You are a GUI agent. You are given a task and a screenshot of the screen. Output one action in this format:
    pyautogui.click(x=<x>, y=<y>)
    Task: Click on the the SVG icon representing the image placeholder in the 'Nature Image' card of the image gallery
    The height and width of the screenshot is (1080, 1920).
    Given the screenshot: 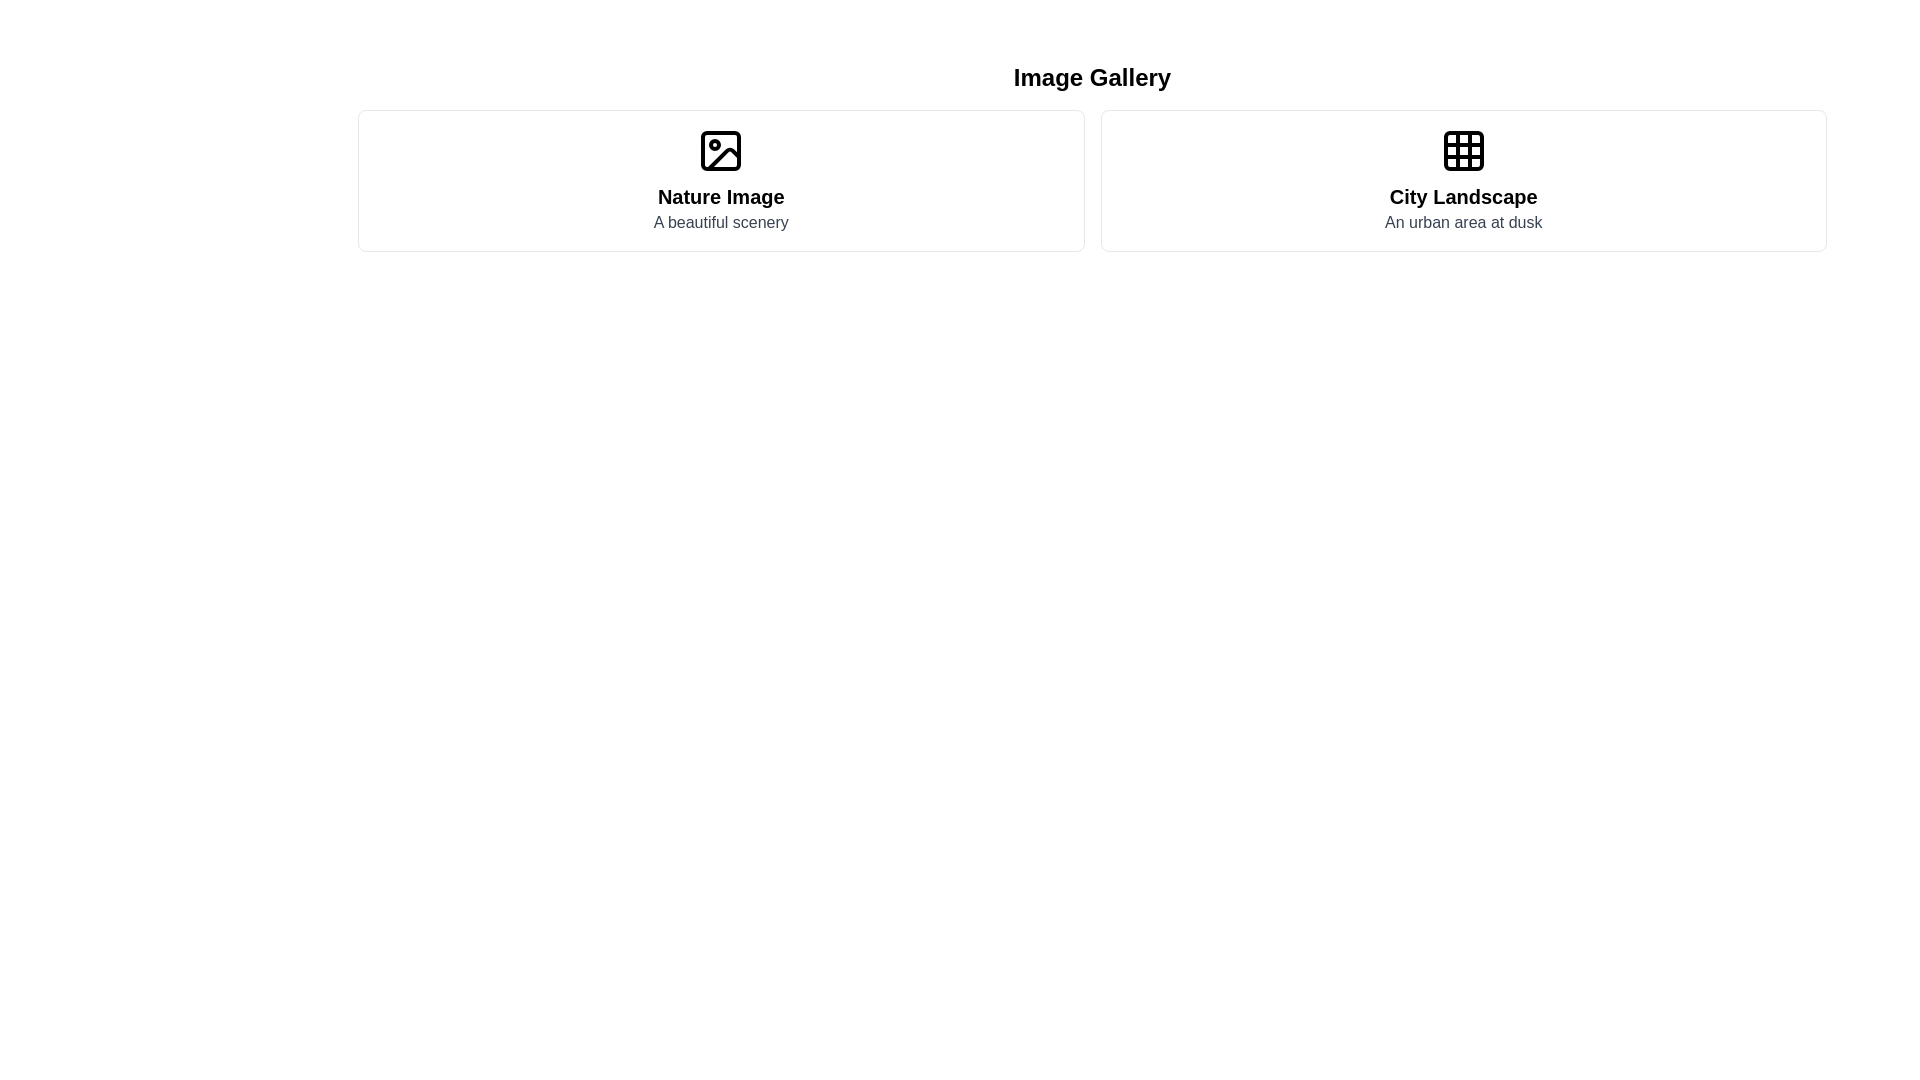 What is the action you would take?
    pyautogui.click(x=720, y=149)
    